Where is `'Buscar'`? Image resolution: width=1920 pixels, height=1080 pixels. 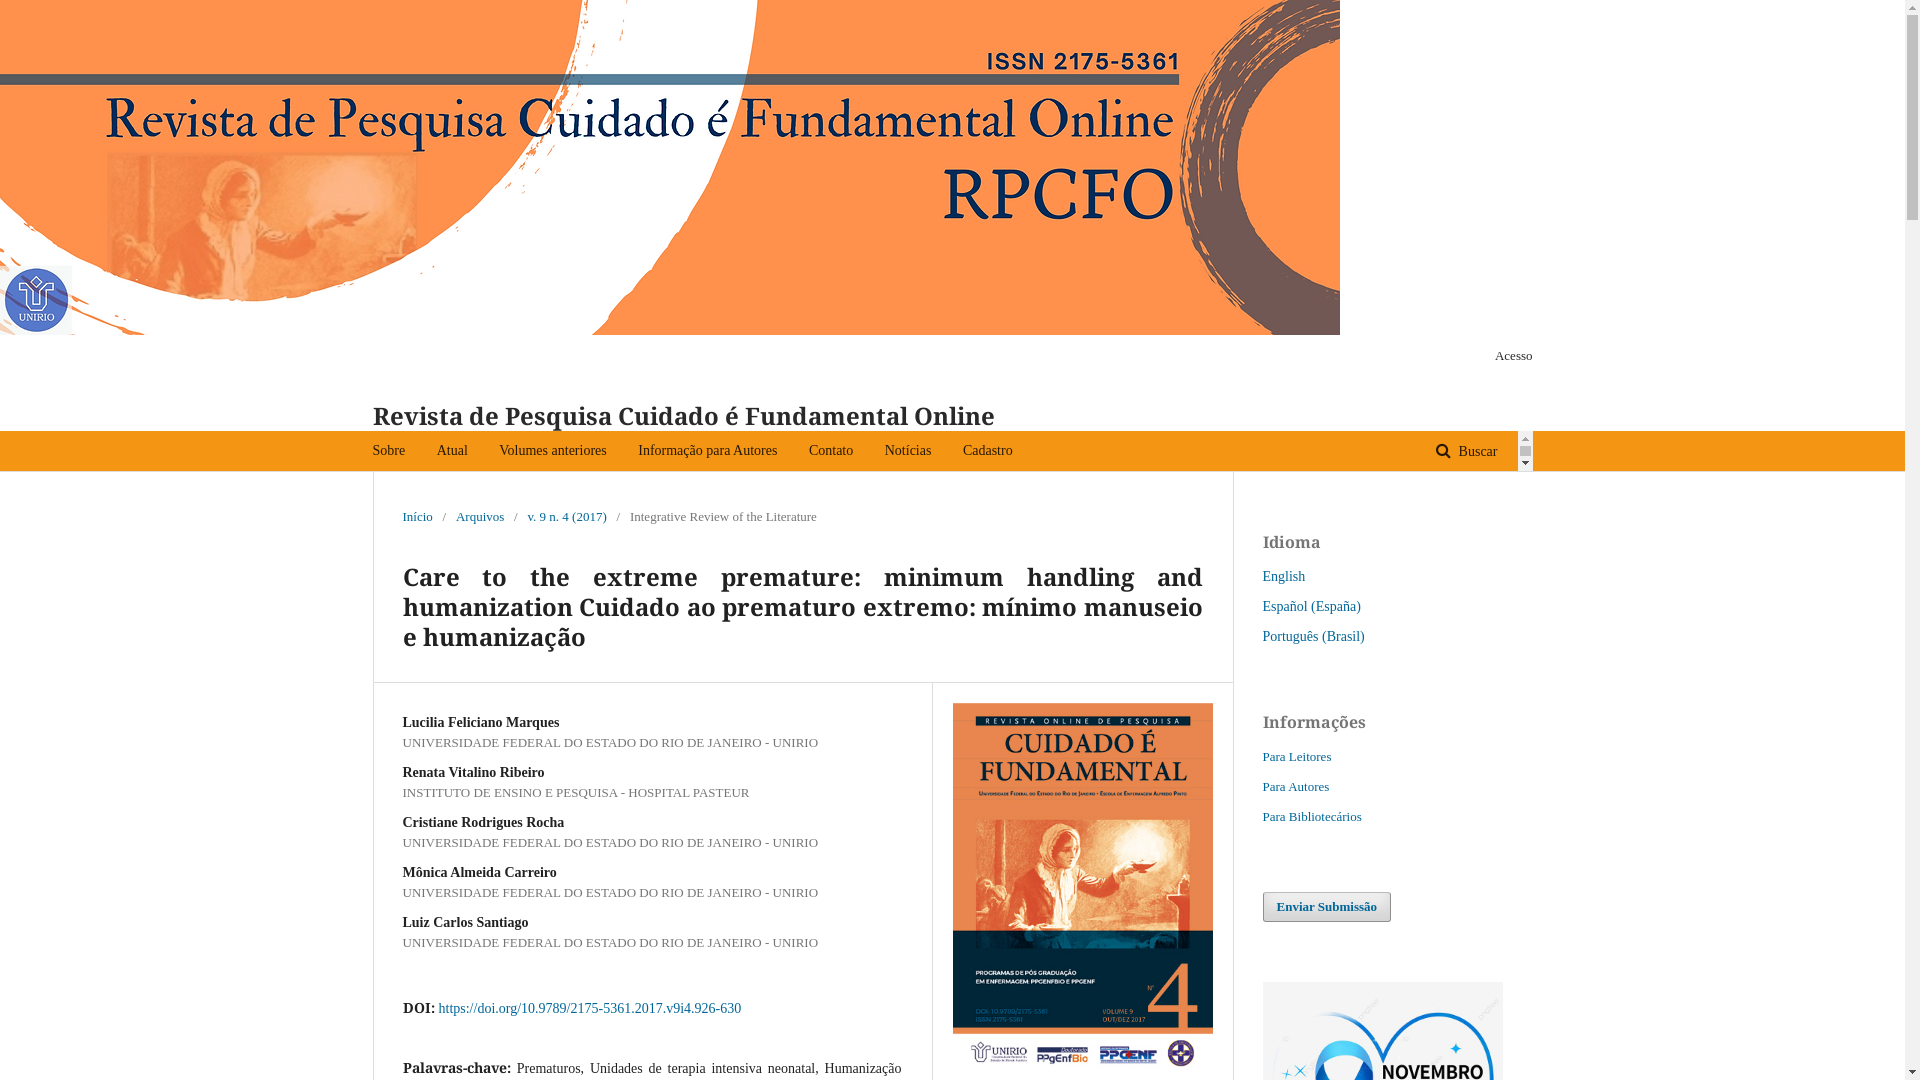 'Buscar' is located at coordinates (1466, 451).